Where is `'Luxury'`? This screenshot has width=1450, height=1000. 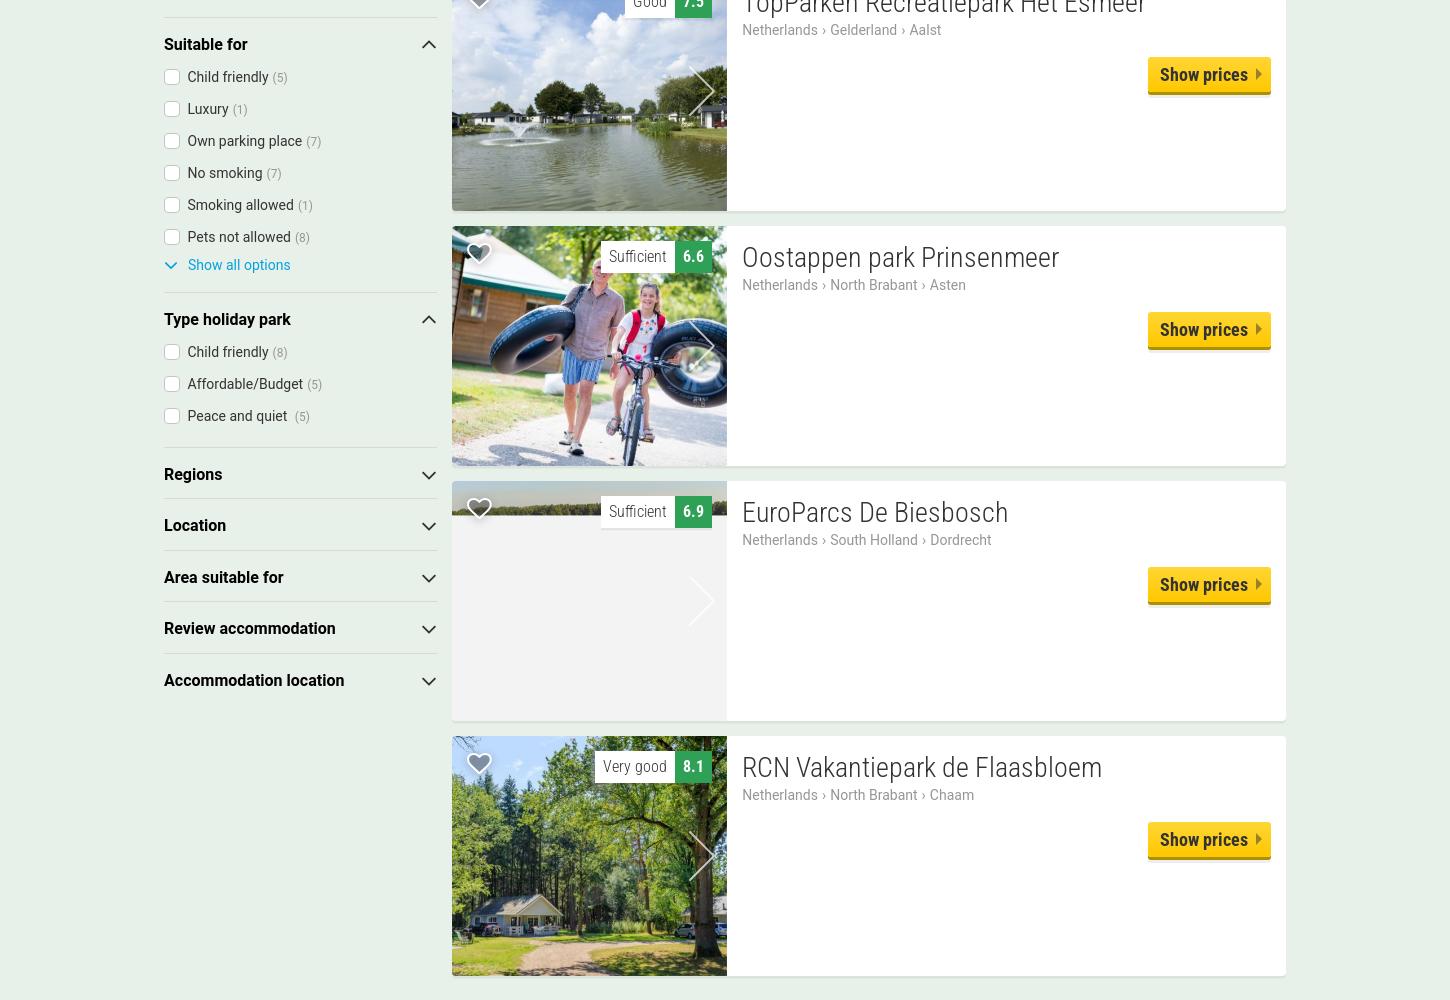
'Luxury' is located at coordinates (206, 107).